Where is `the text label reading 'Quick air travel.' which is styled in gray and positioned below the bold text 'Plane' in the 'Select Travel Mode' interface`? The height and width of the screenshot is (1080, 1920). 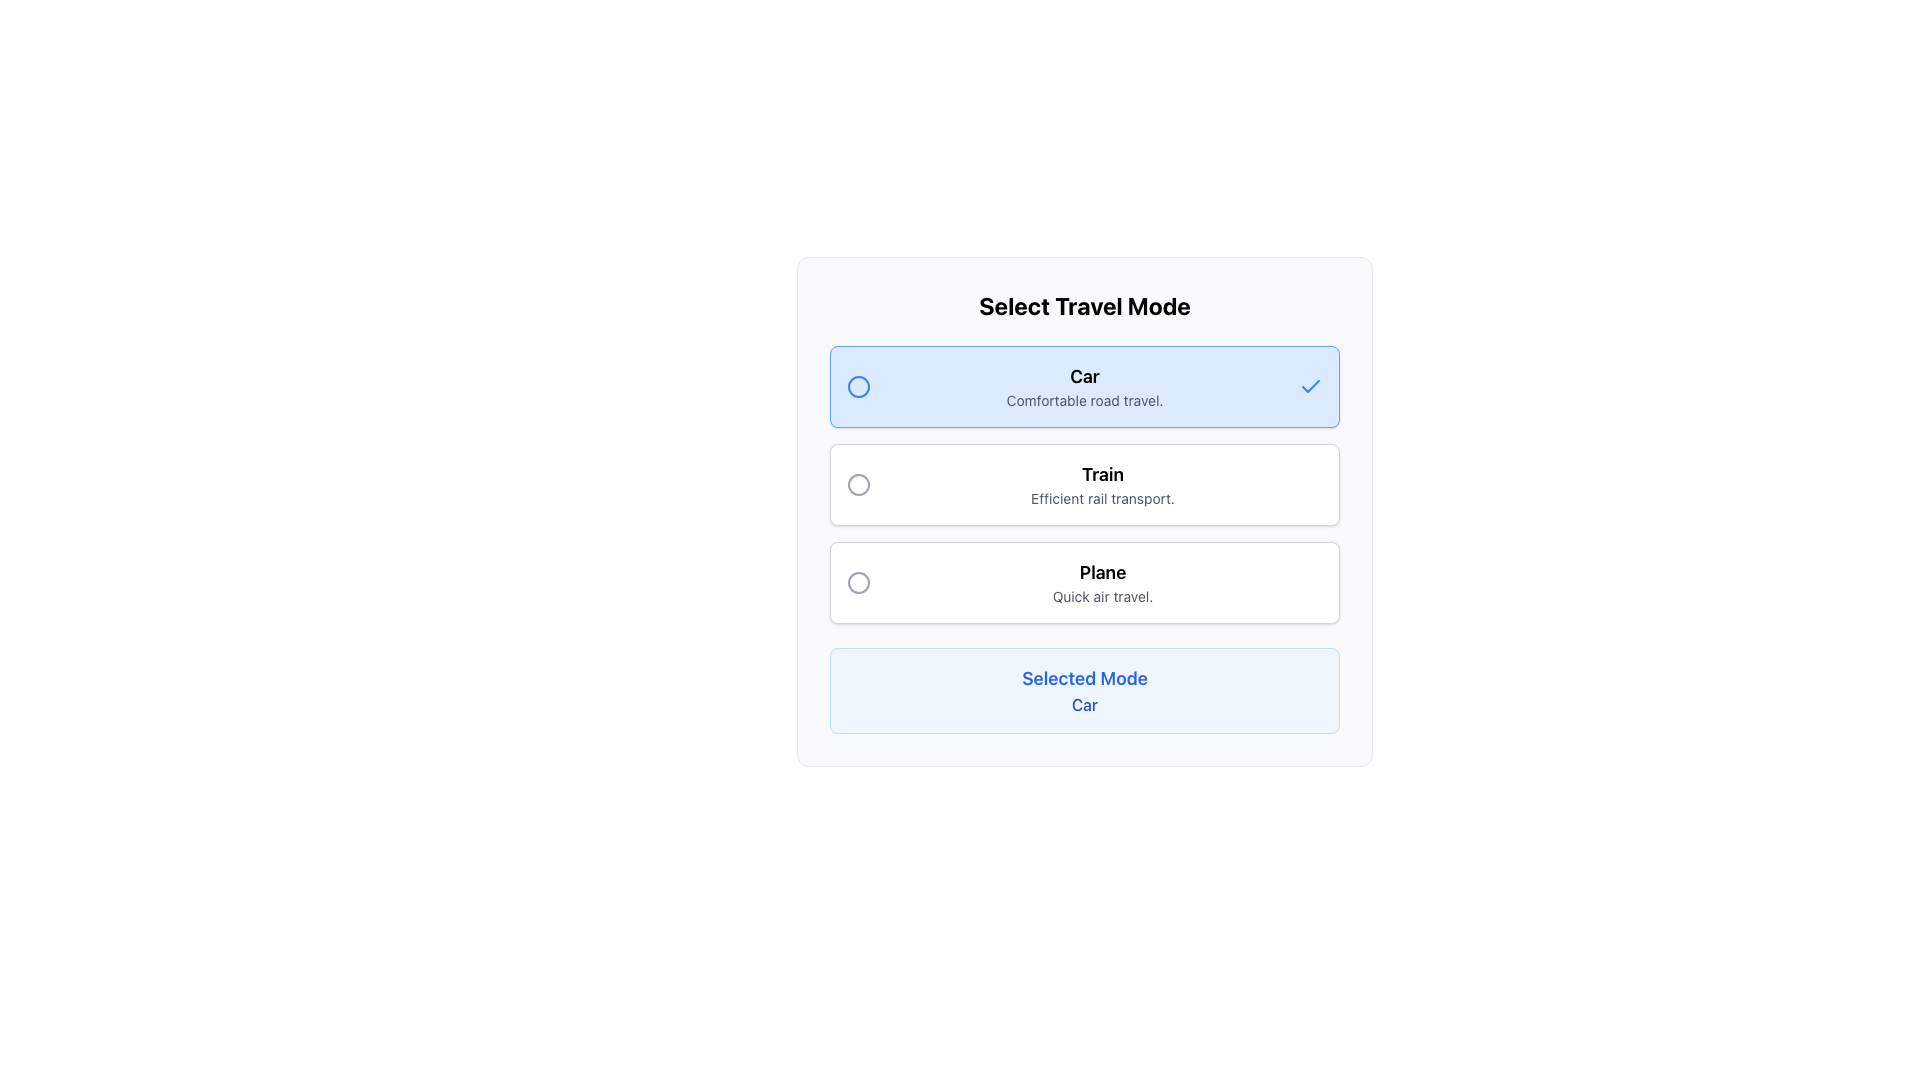
the text label reading 'Quick air travel.' which is styled in gray and positioned below the bold text 'Plane' in the 'Select Travel Mode' interface is located at coordinates (1102, 596).